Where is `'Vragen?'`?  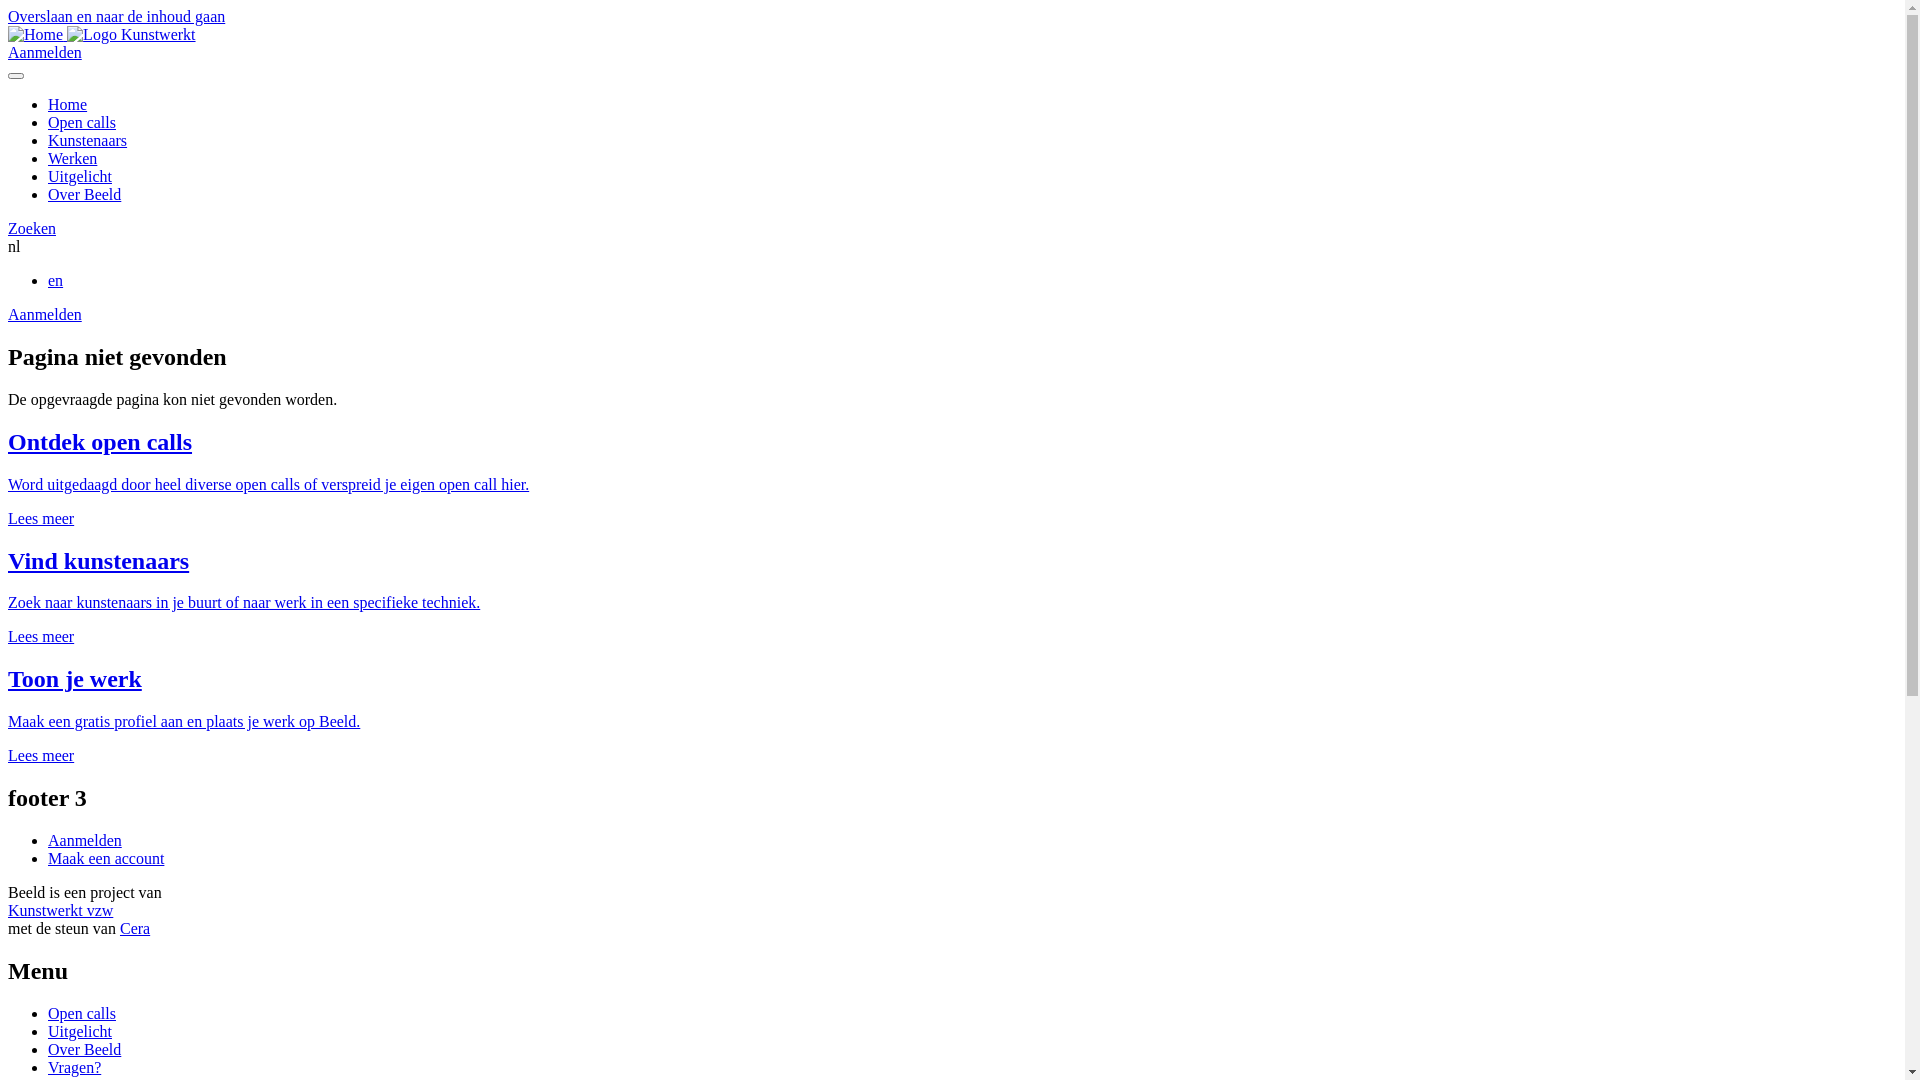 'Vragen?' is located at coordinates (48, 1066).